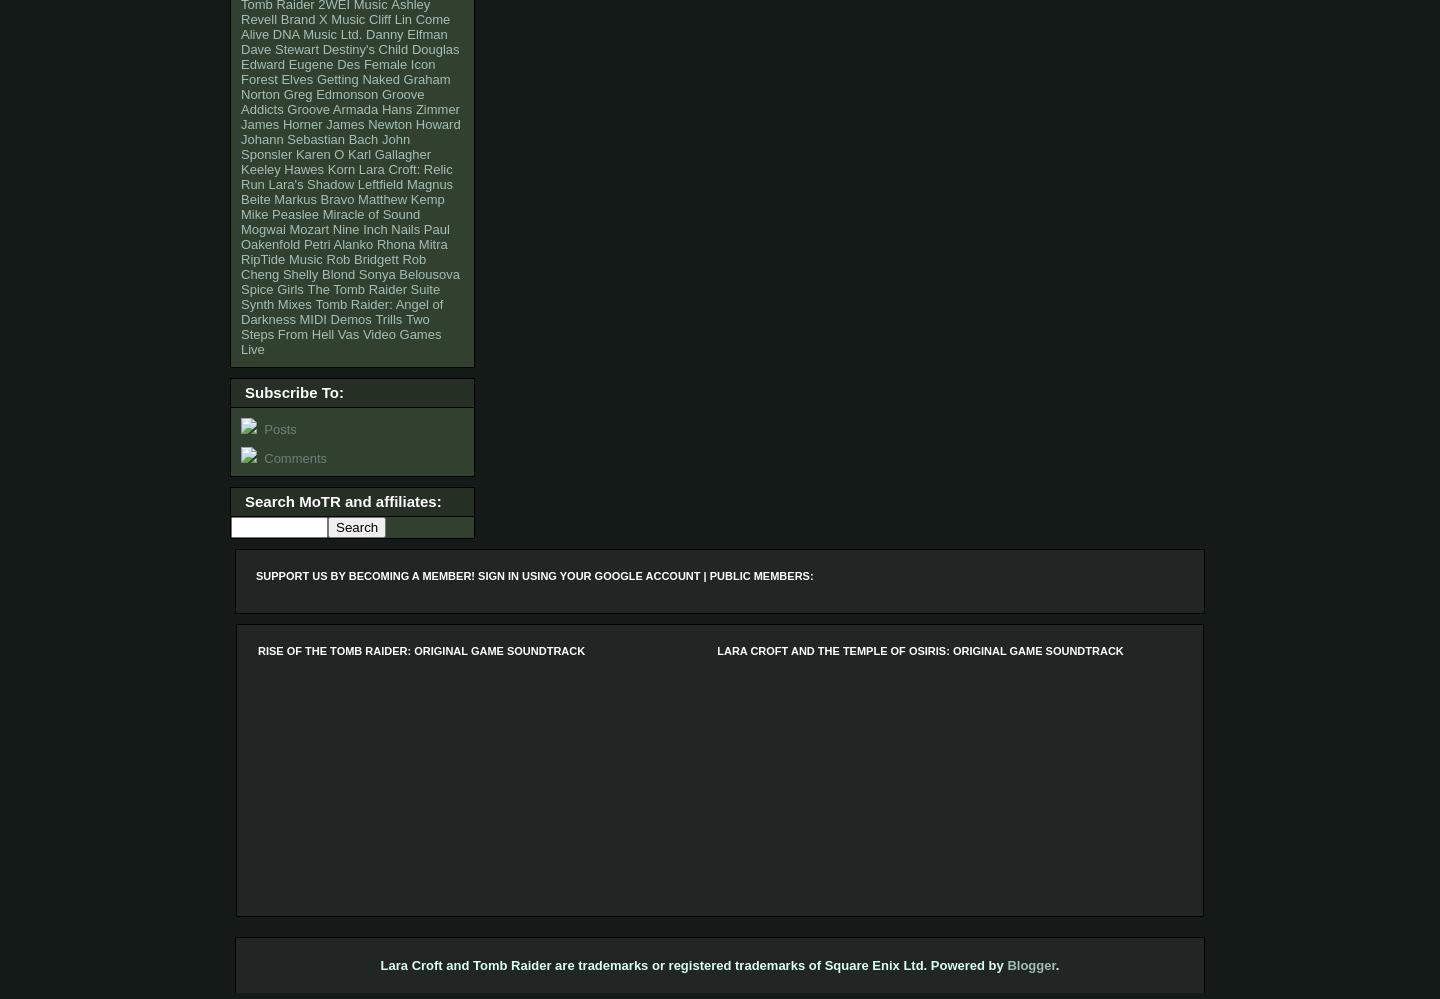  What do you see at coordinates (240, 176) in the screenshot?
I see `'Lara Croft: Relic Run'` at bounding box center [240, 176].